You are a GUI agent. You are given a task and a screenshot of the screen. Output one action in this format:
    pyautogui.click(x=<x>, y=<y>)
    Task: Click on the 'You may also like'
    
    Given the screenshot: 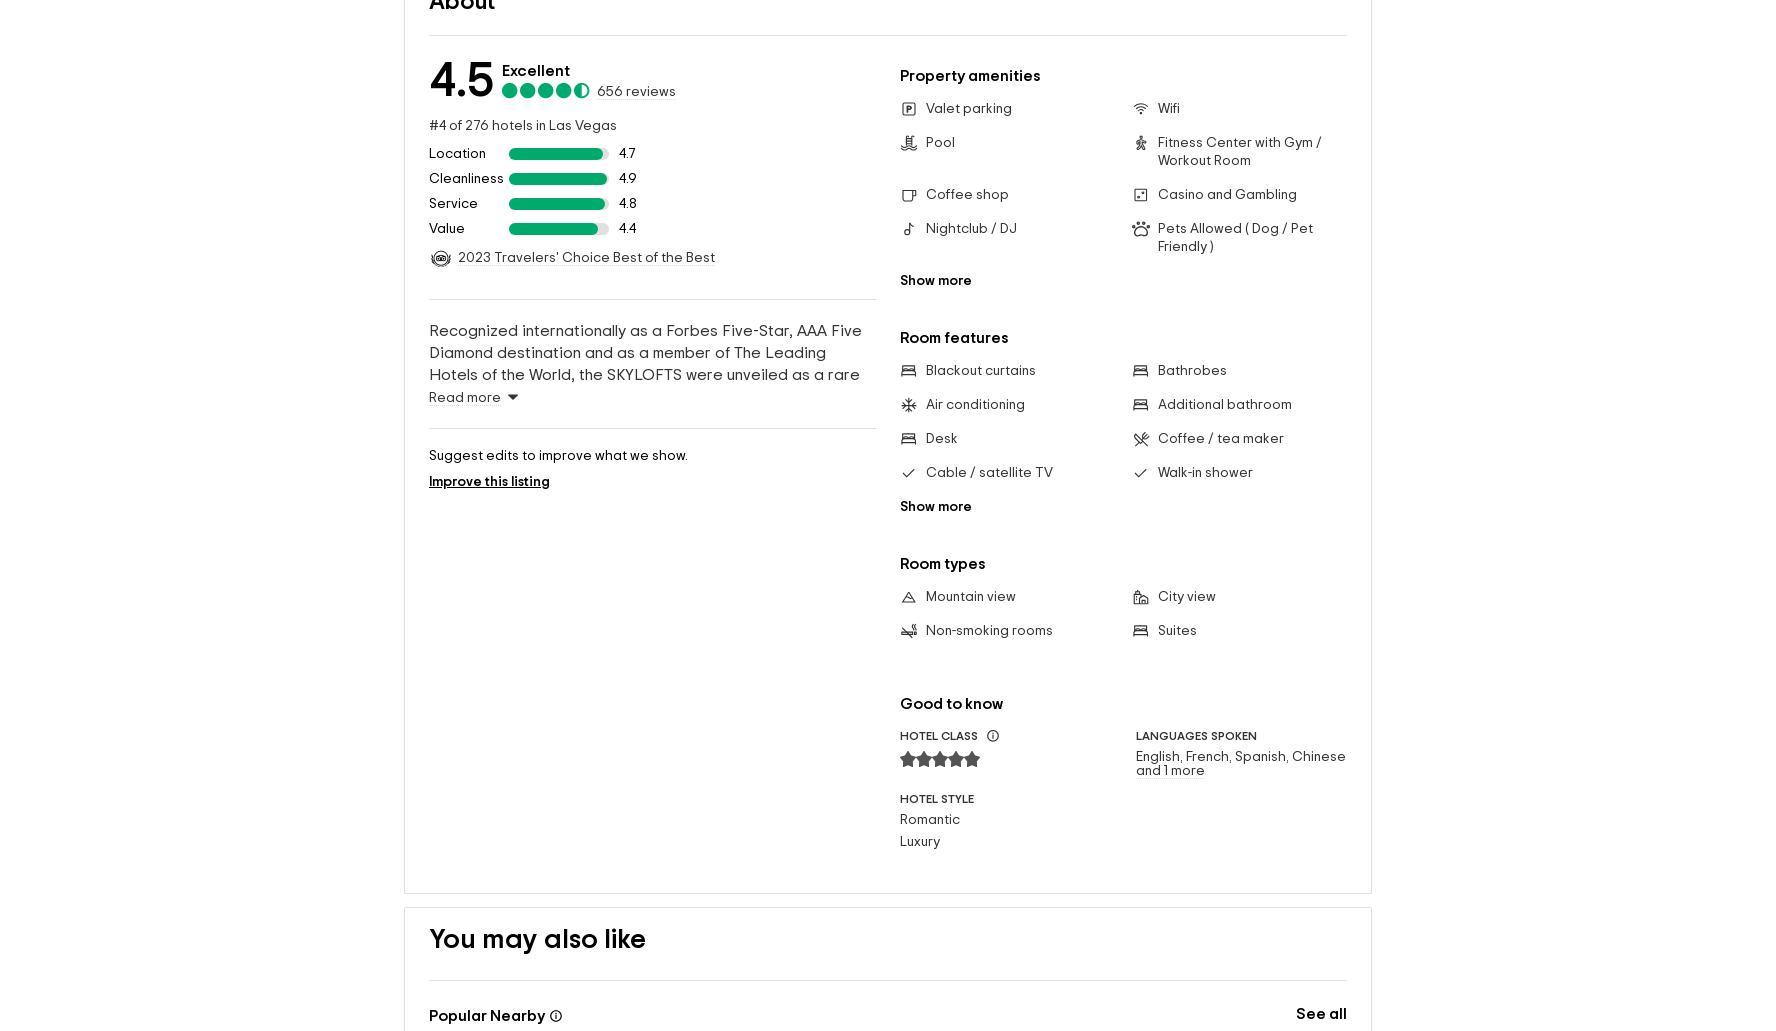 What is the action you would take?
    pyautogui.click(x=537, y=908)
    